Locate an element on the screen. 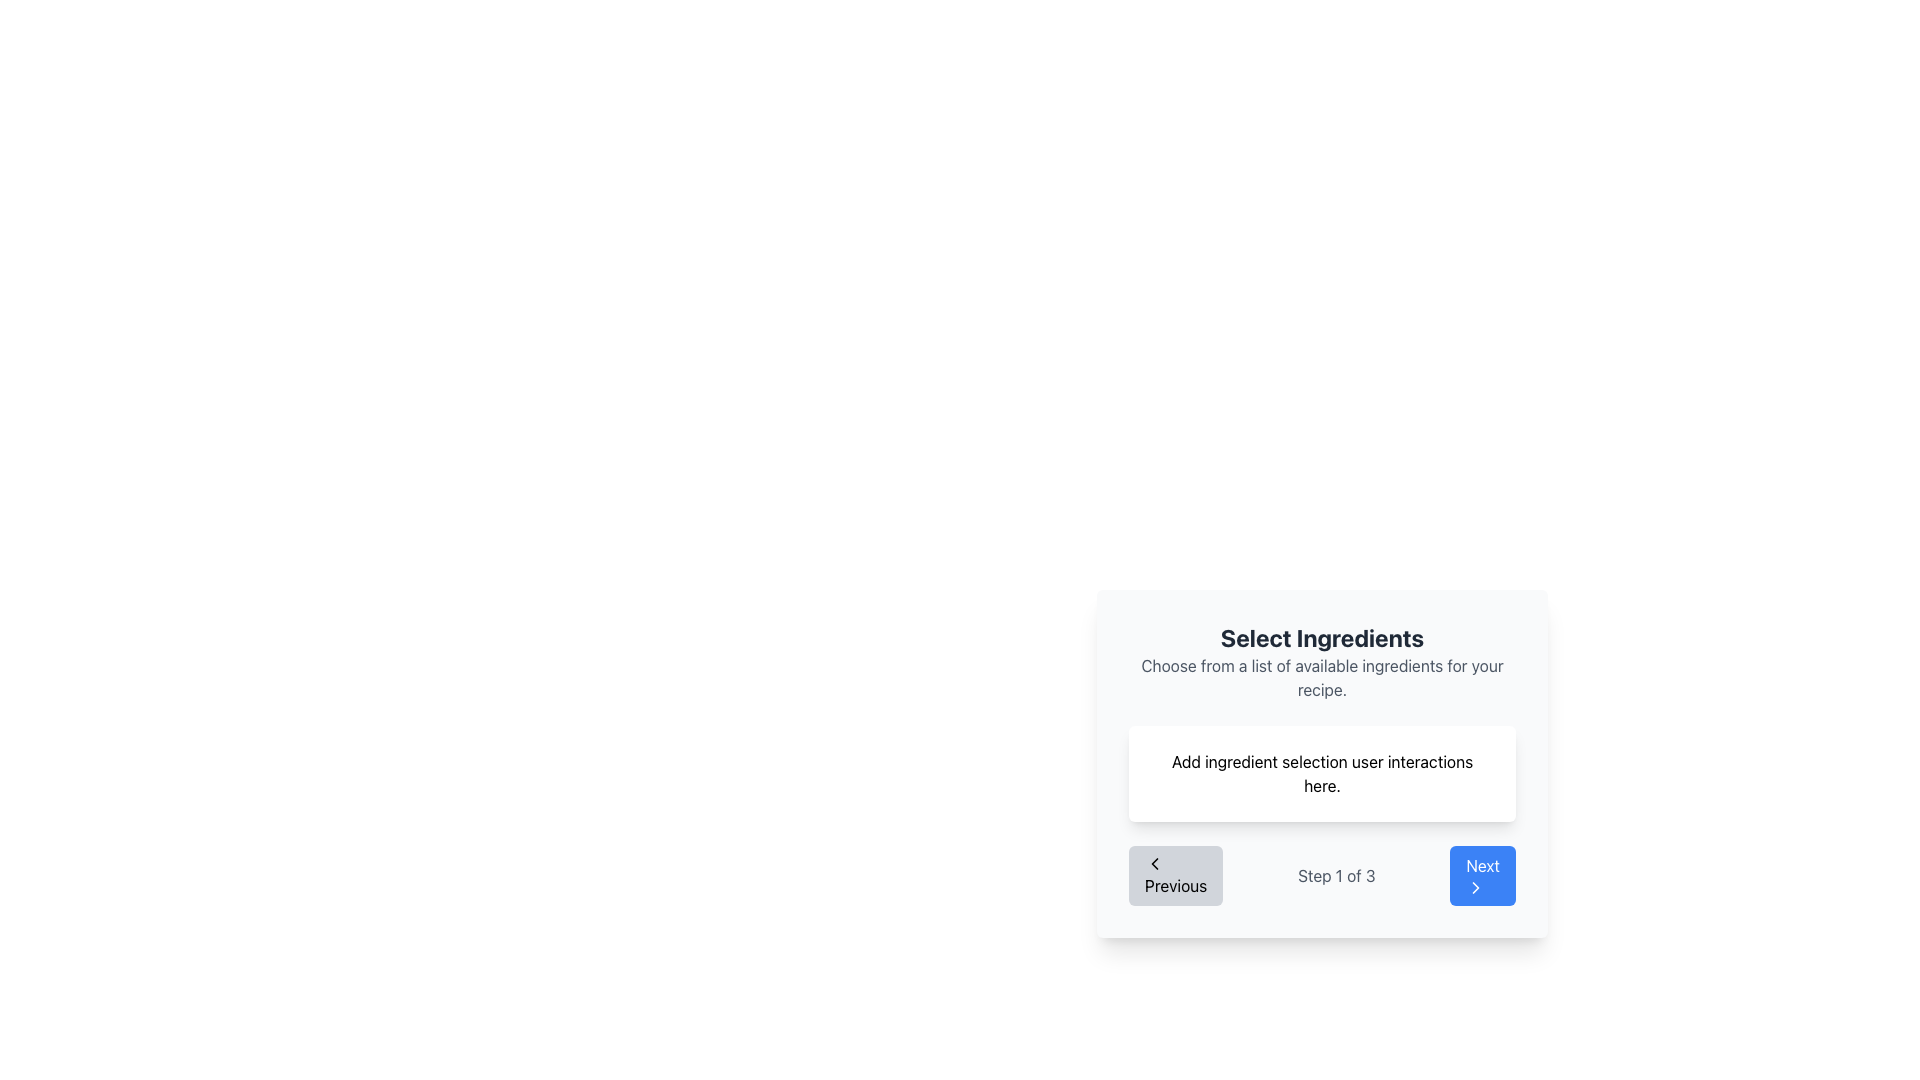 This screenshot has width=1920, height=1080. the informational header that guides users in selecting ingredients for their recipe, positioned at the top-center of the card component is located at coordinates (1322, 662).